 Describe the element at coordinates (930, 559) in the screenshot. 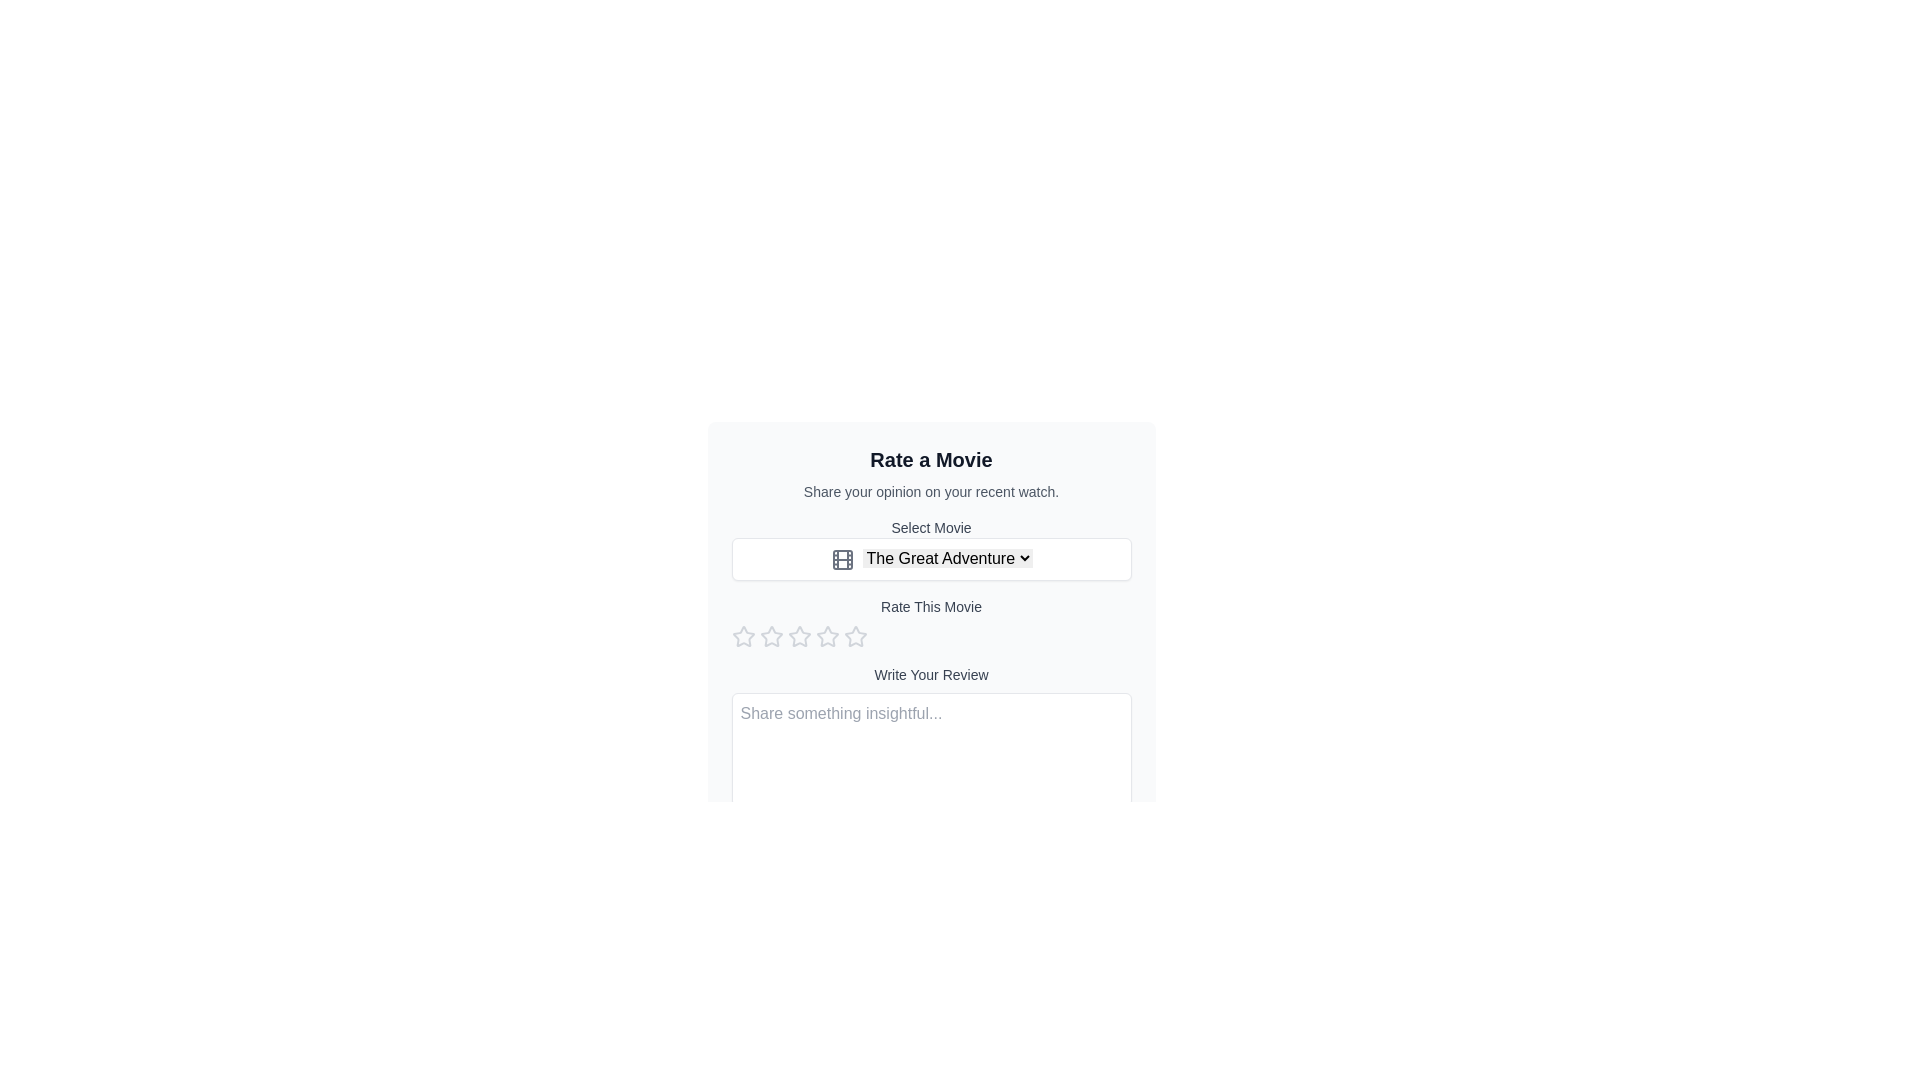

I see `the dropdown menu located below the 'Select Movie' label in the form-like layout by tabbing to it` at that location.